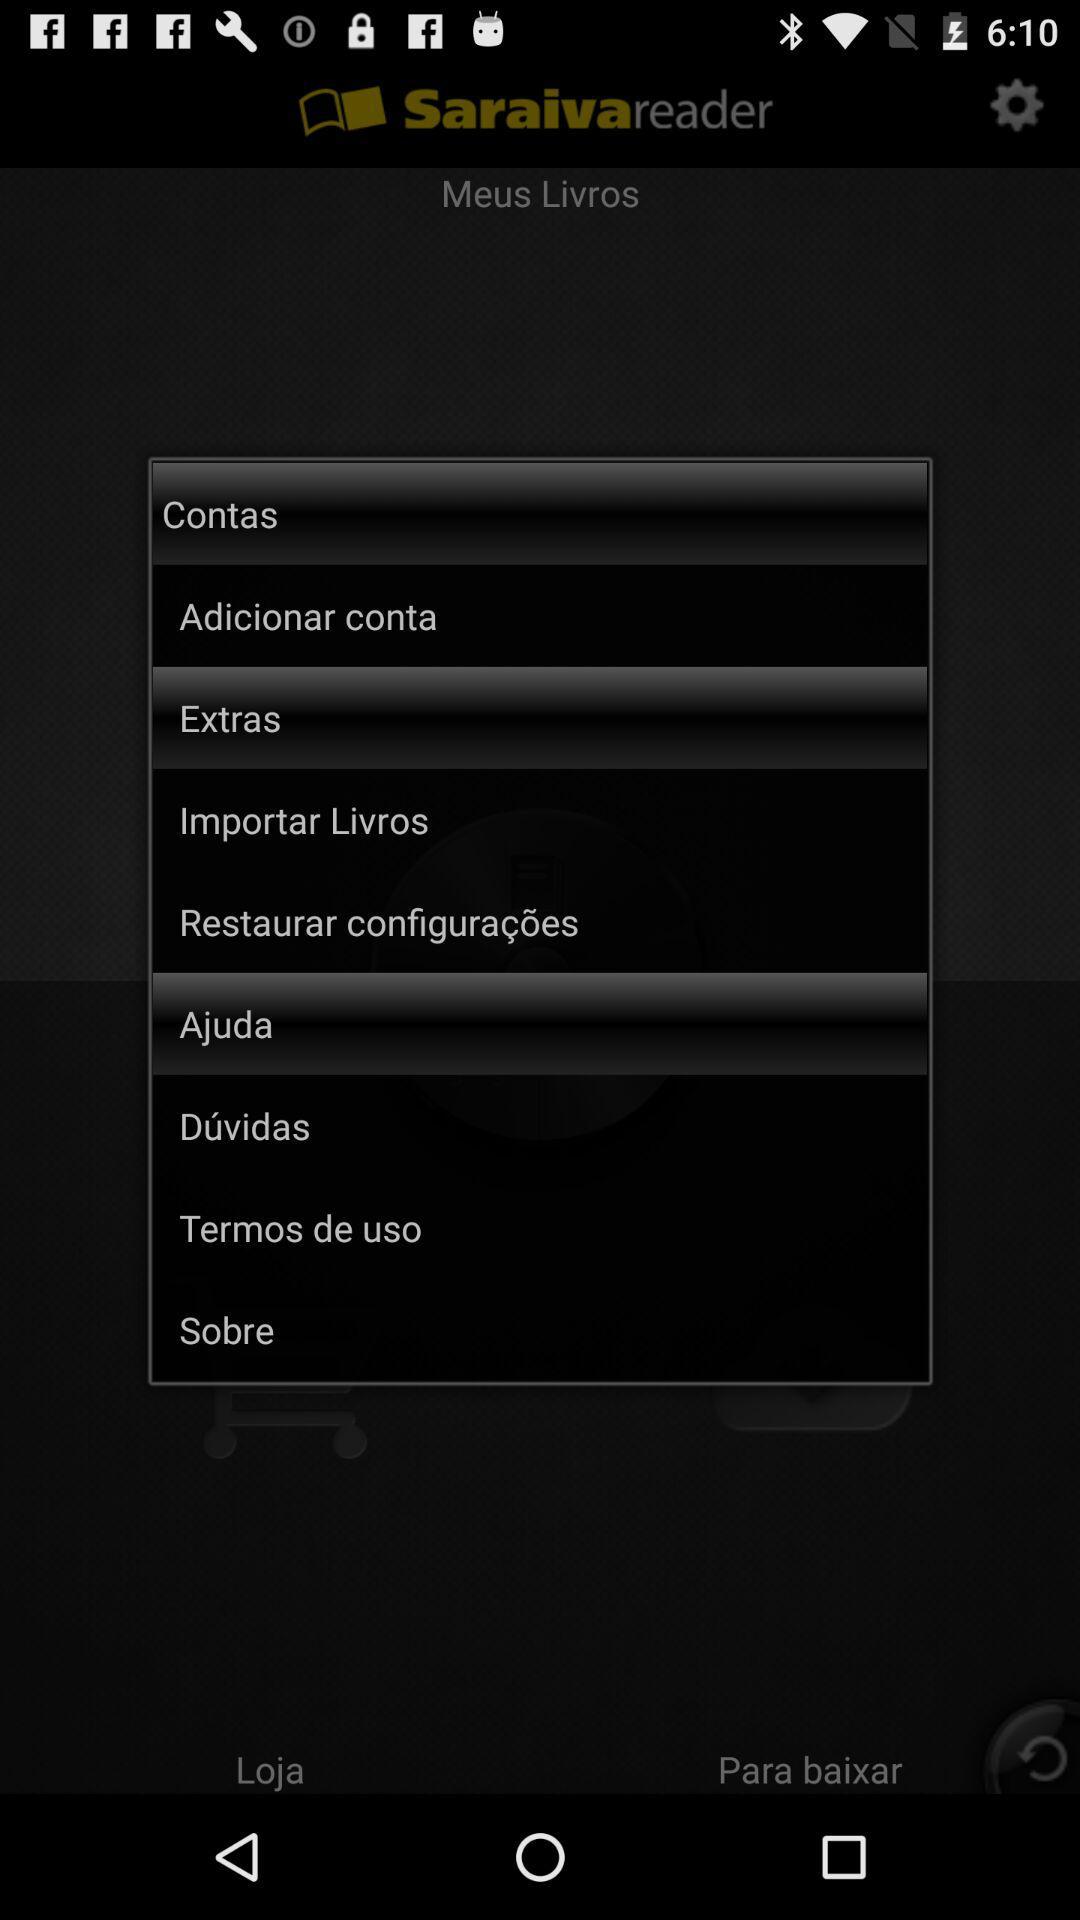 The width and height of the screenshot is (1080, 1920). What do you see at coordinates (553, 1329) in the screenshot?
I see `the sobre app` at bounding box center [553, 1329].